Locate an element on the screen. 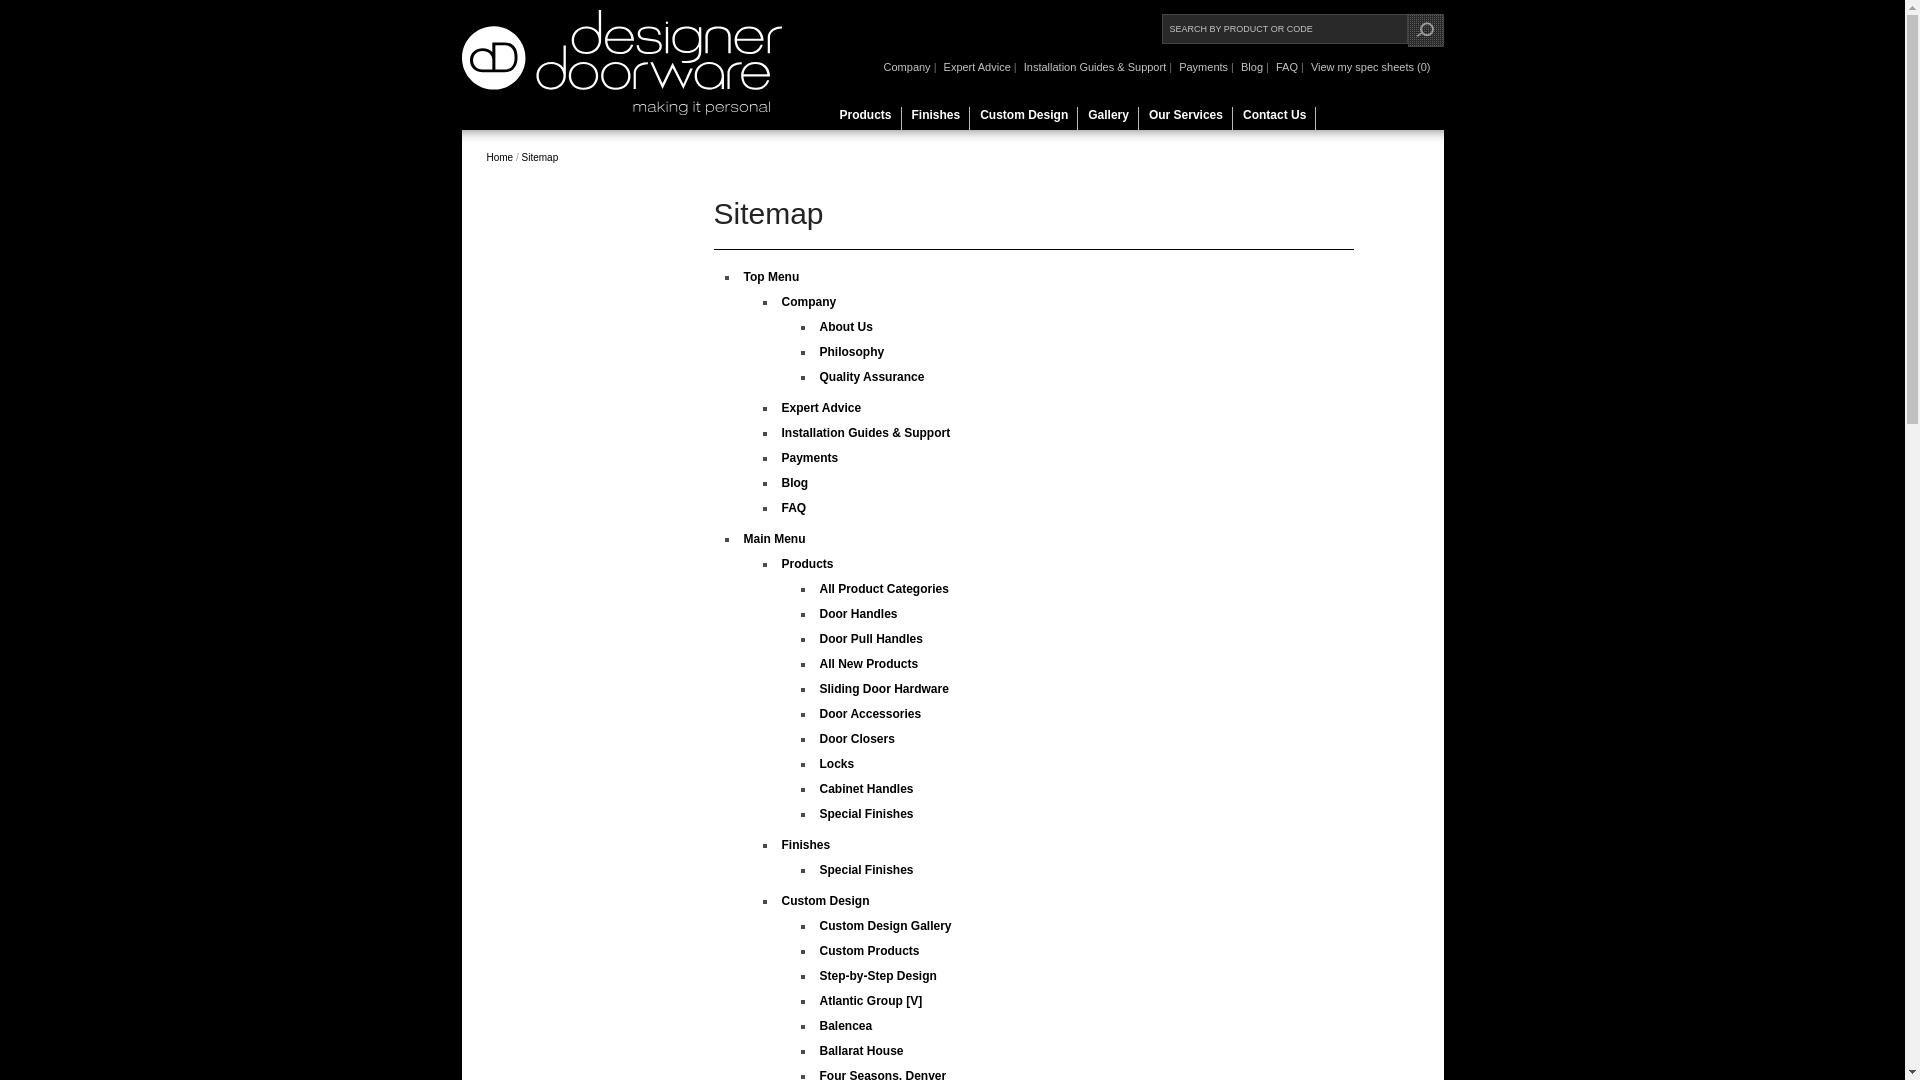  'Contact Us' is located at coordinates (1273, 119).